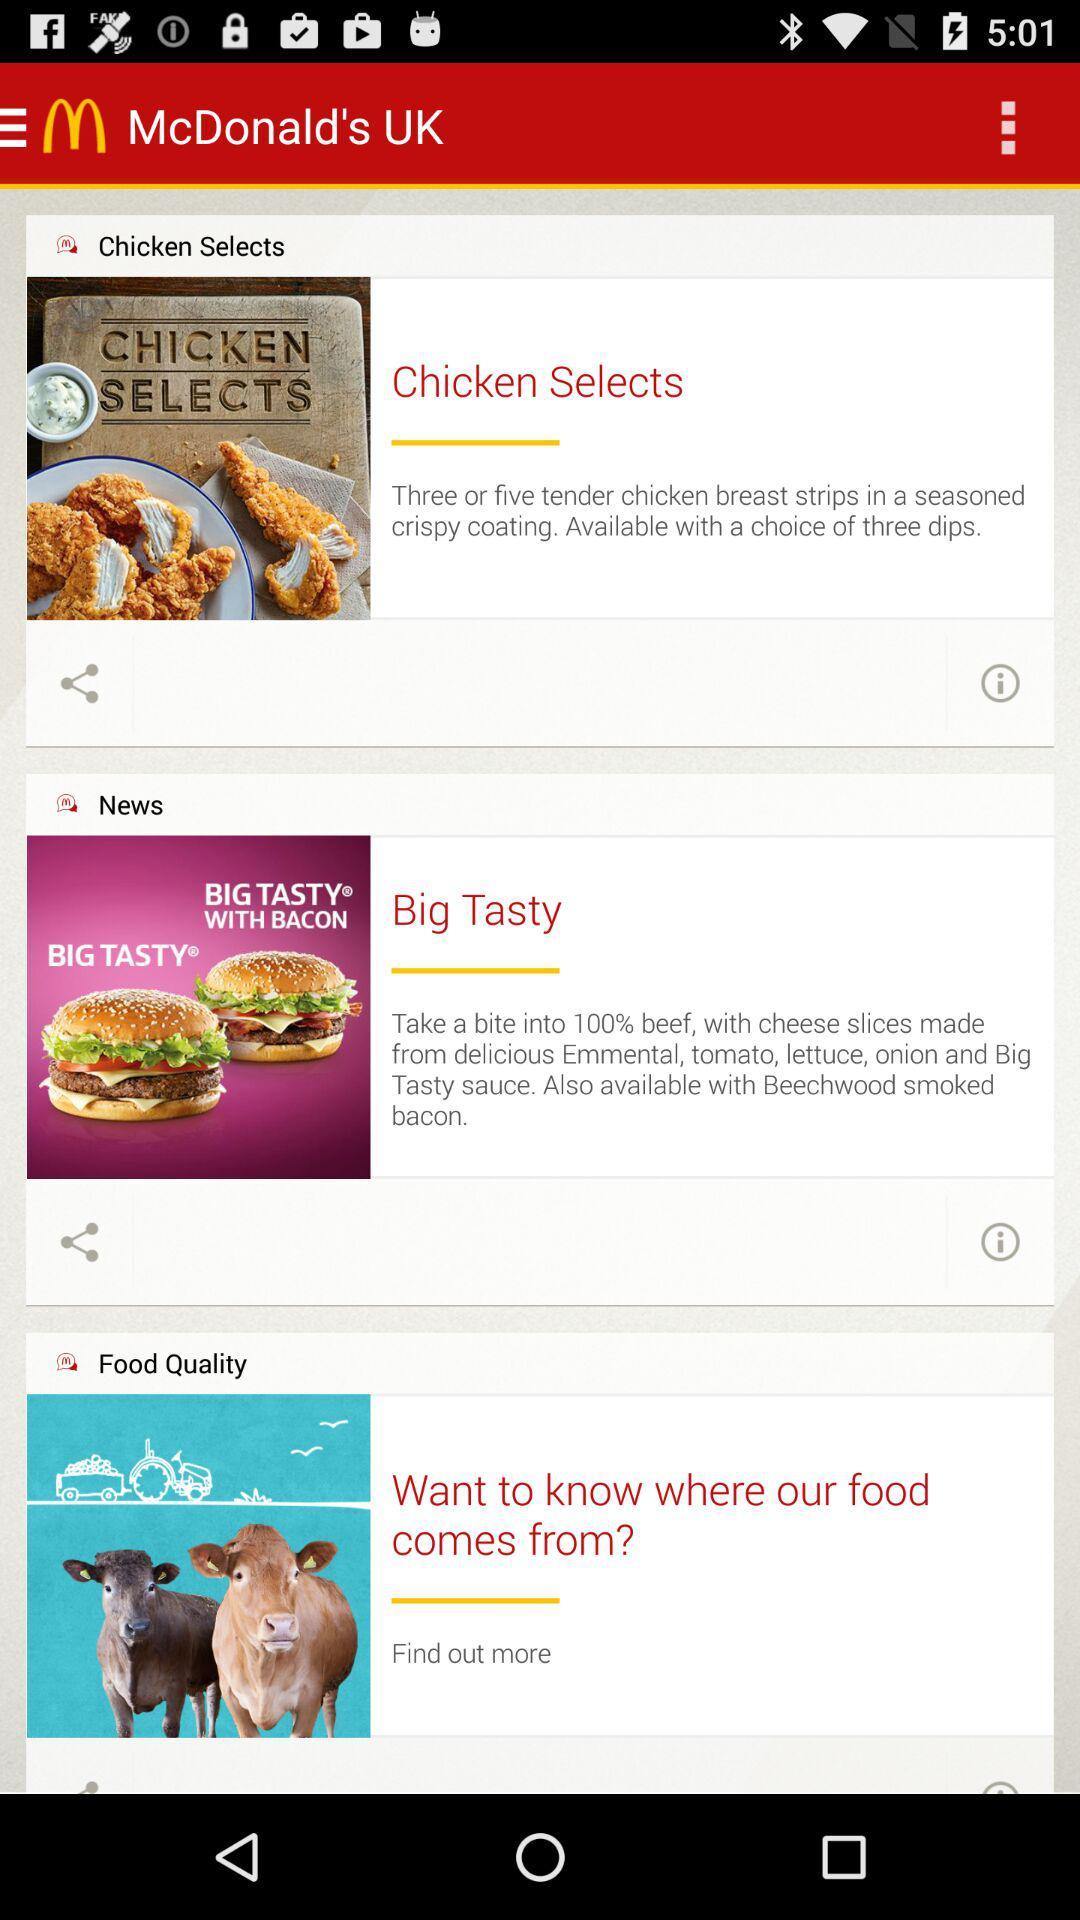 This screenshot has width=1080, height=1920. Describe the element at coordinates (475, 970) in the screenshot. I see `item above take a bite` at that location.